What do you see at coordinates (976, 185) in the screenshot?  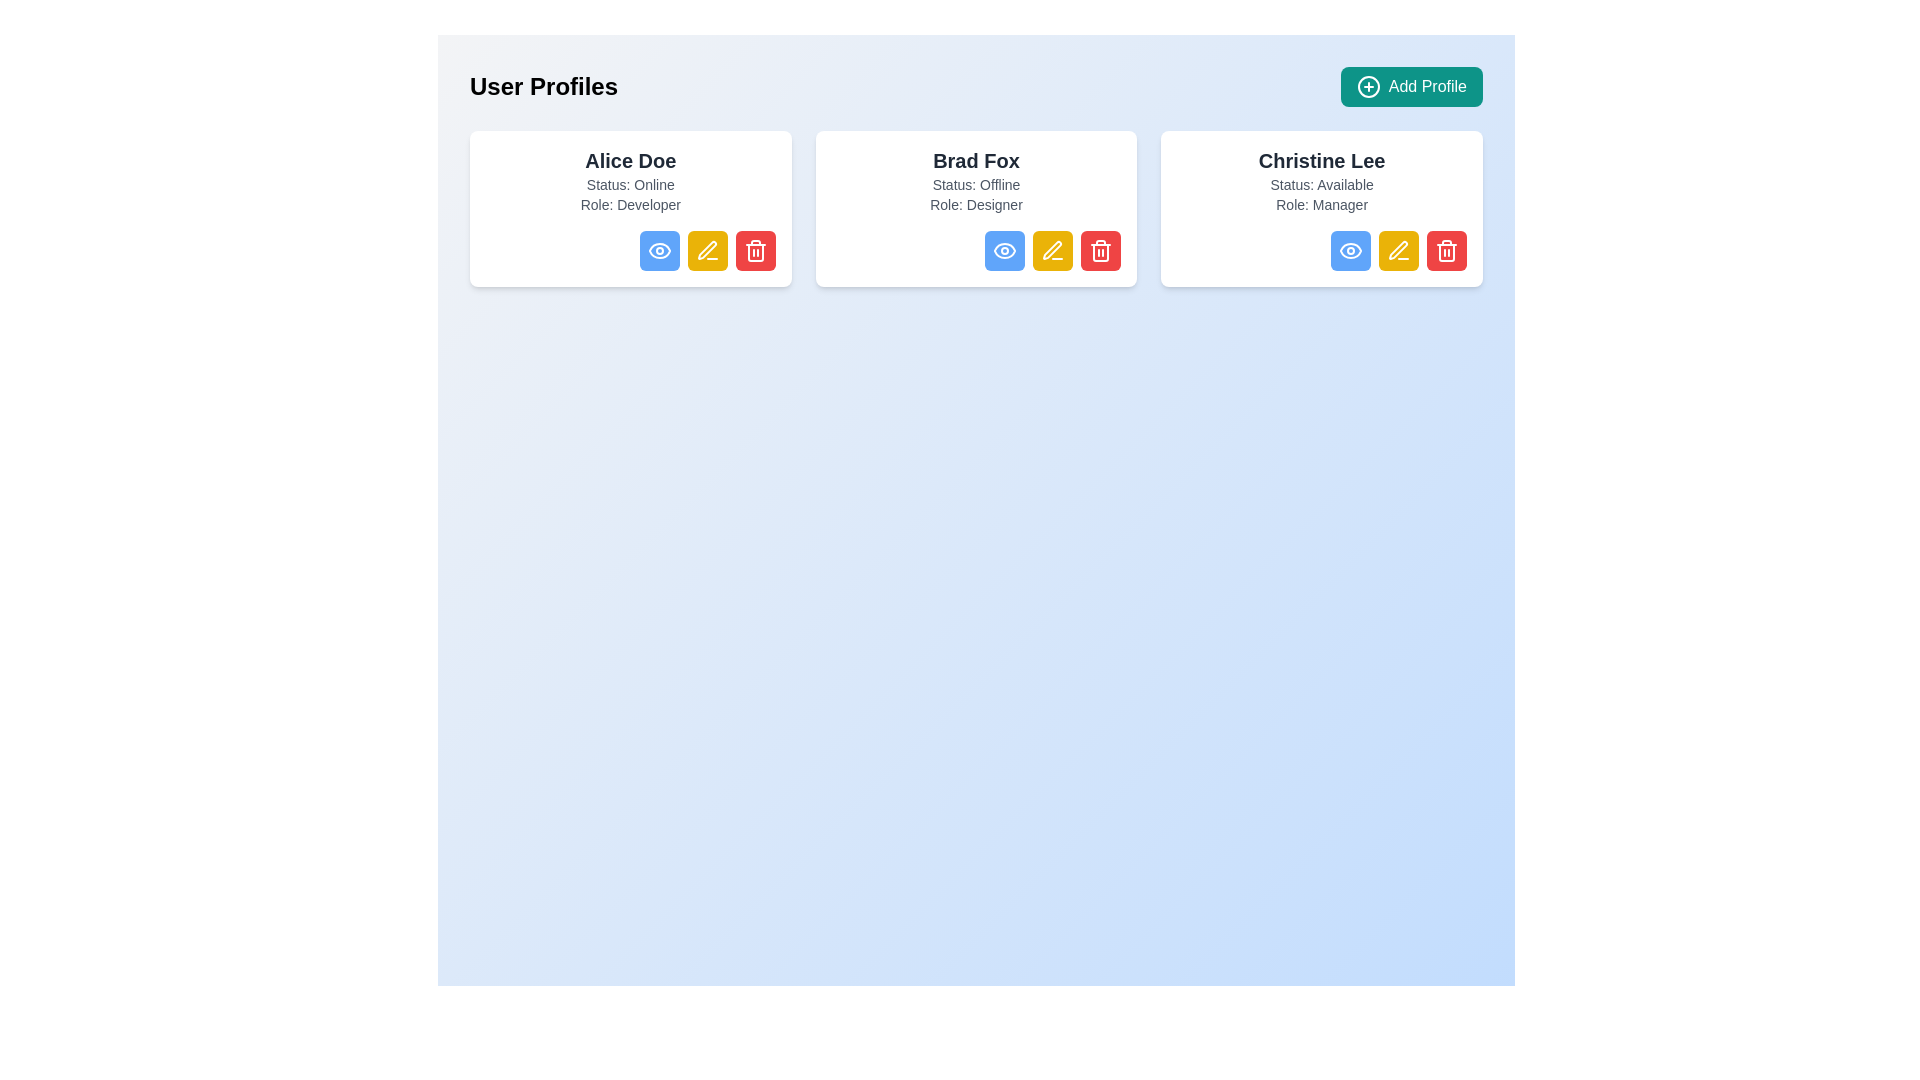 I see `the text label indicating the current status of the user in the second profile card for 'Brad Fox', positioned between the user's name and their role` at bounding box center [976, 185].